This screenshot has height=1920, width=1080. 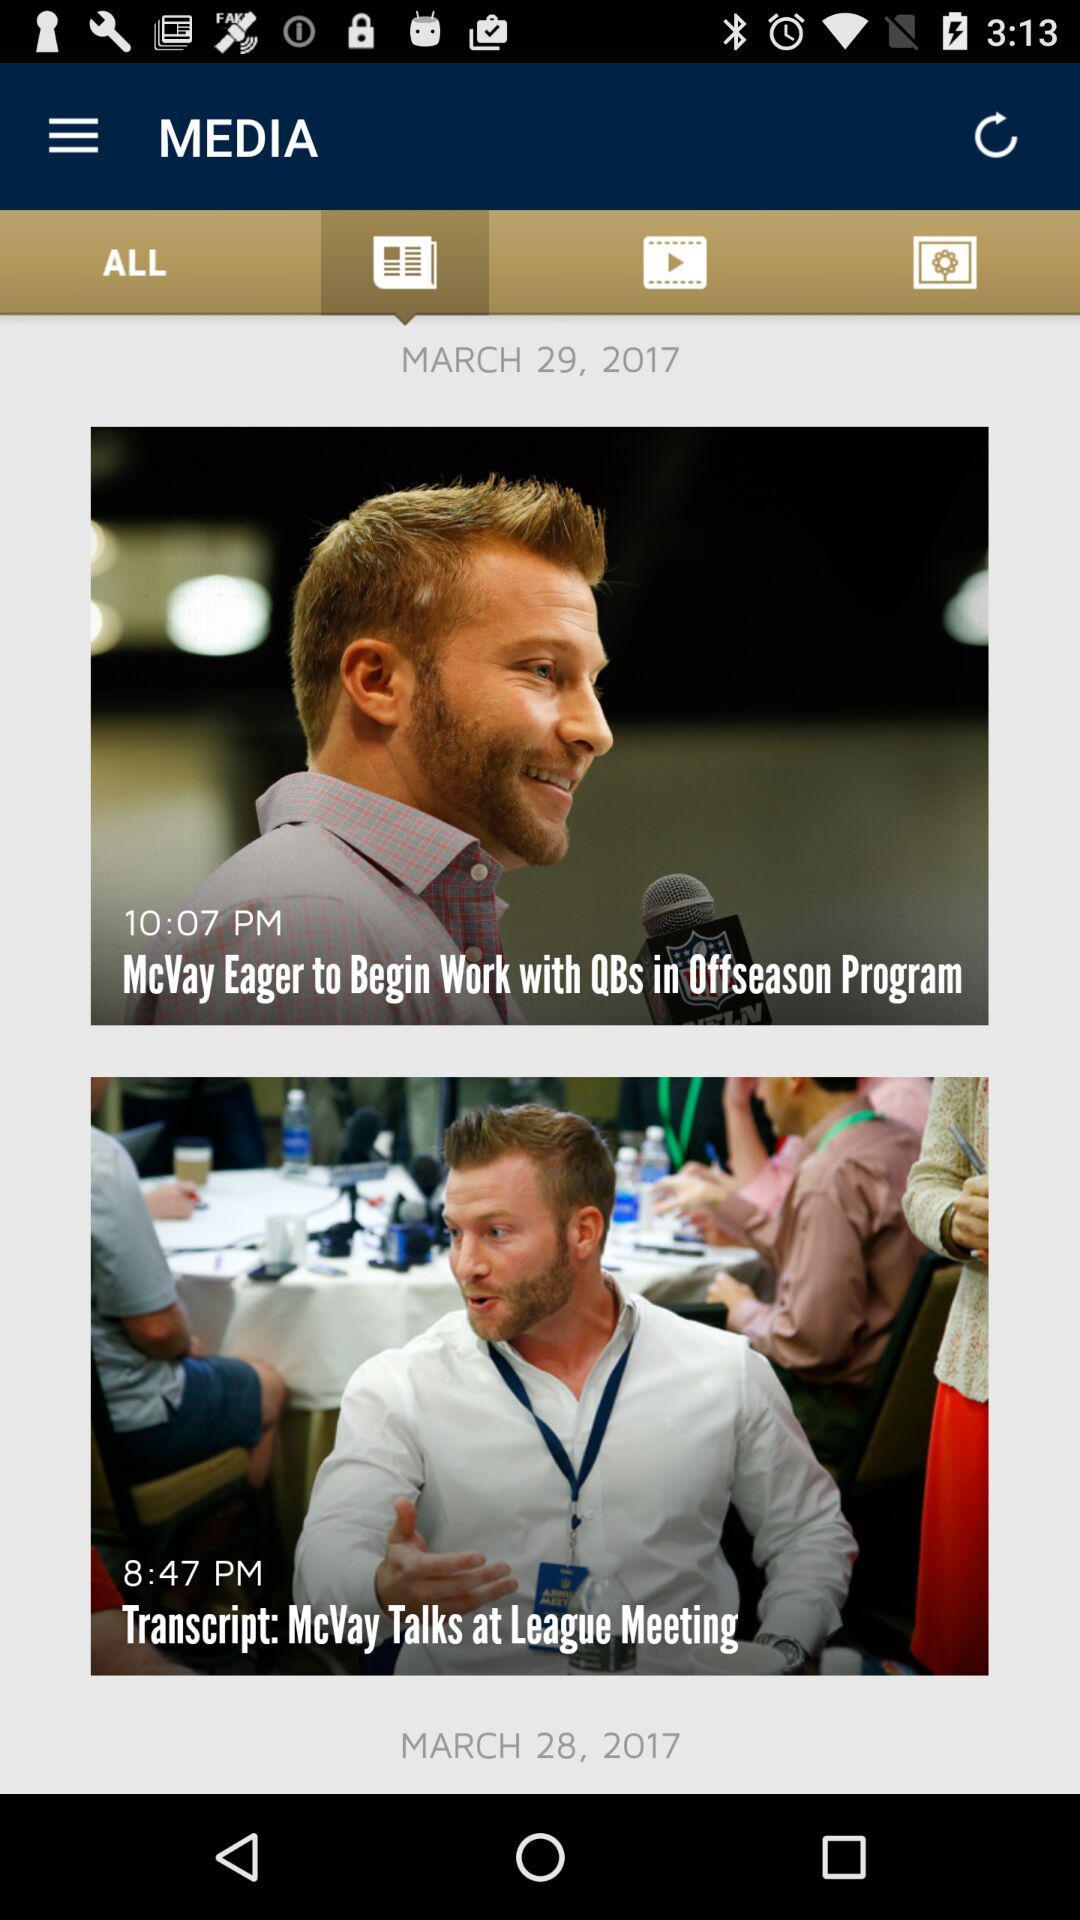 What do you see at coordinates (202, 920) in the screenshot?
I see `10:07 pm item` at bounding box center [202, 920].